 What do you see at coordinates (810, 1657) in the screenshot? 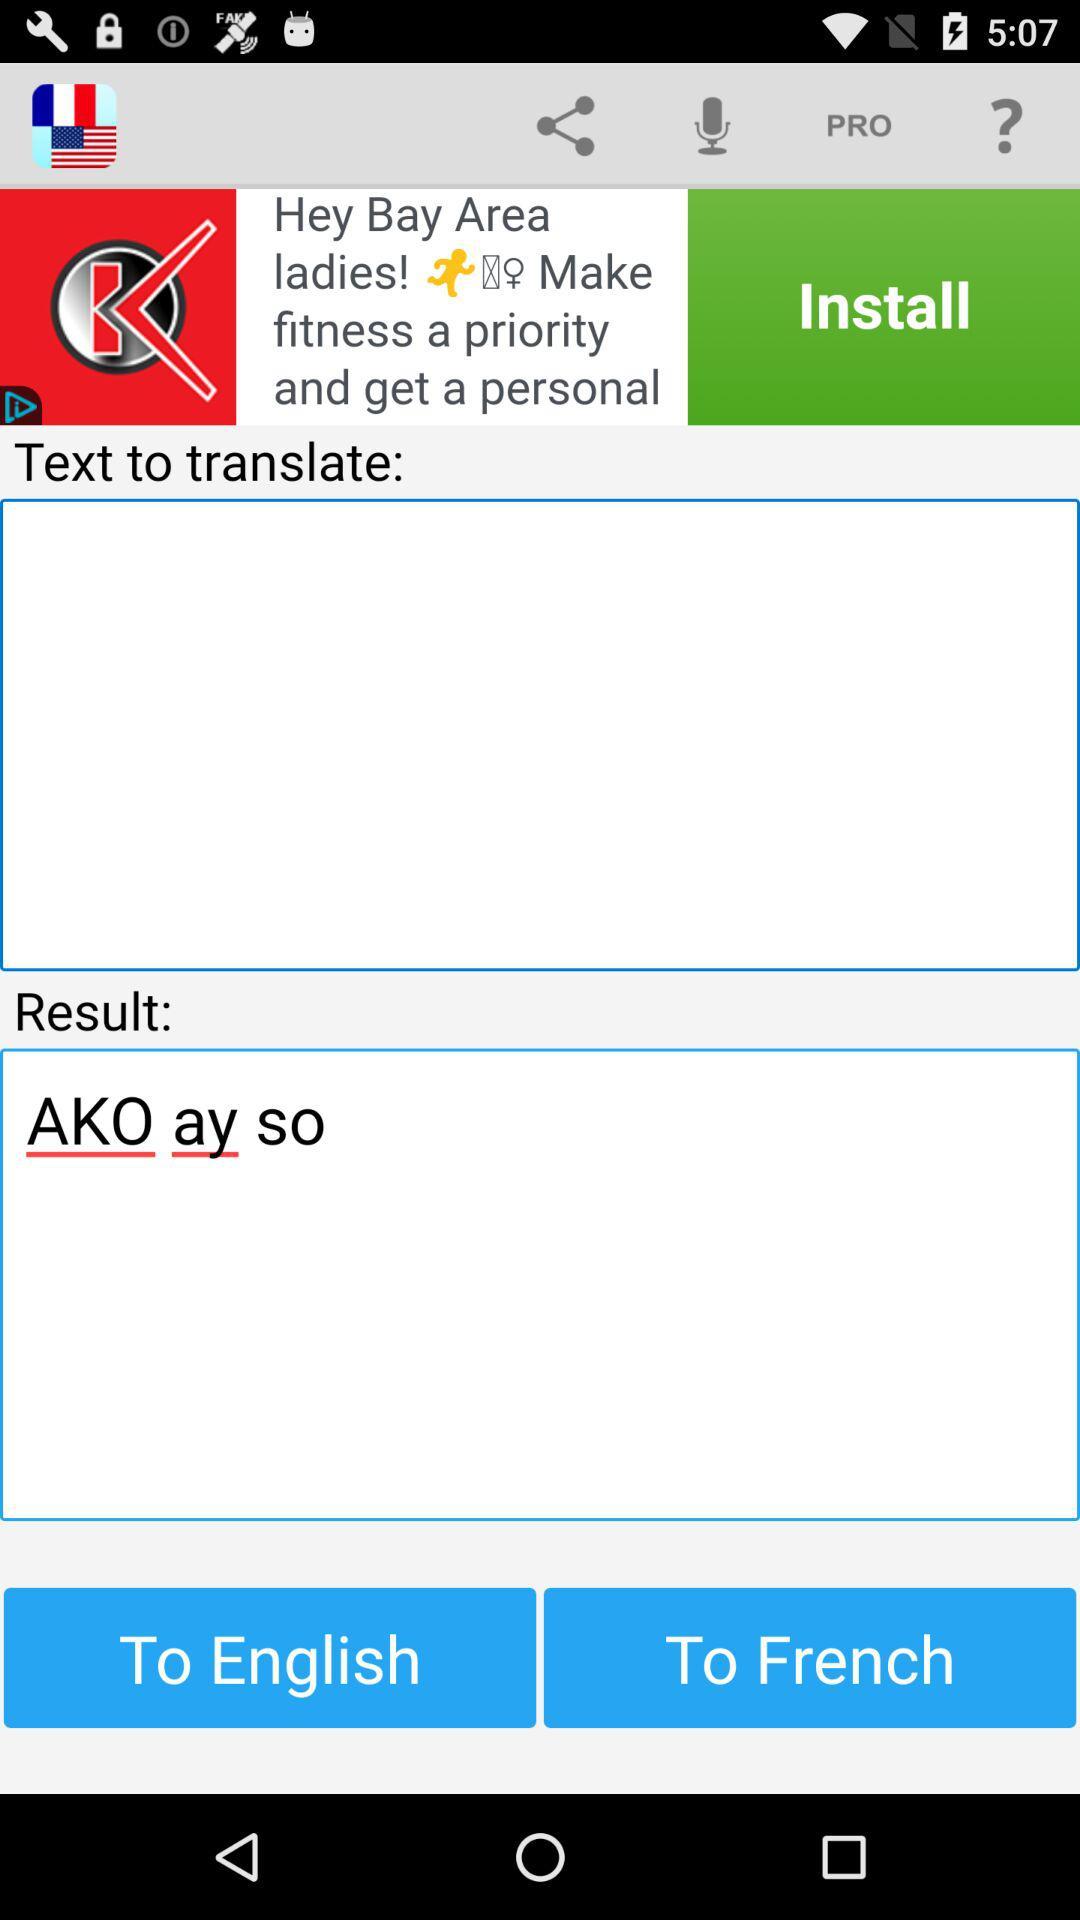
I see `the icon next to the to english button` at bounding box center [810, 1657].